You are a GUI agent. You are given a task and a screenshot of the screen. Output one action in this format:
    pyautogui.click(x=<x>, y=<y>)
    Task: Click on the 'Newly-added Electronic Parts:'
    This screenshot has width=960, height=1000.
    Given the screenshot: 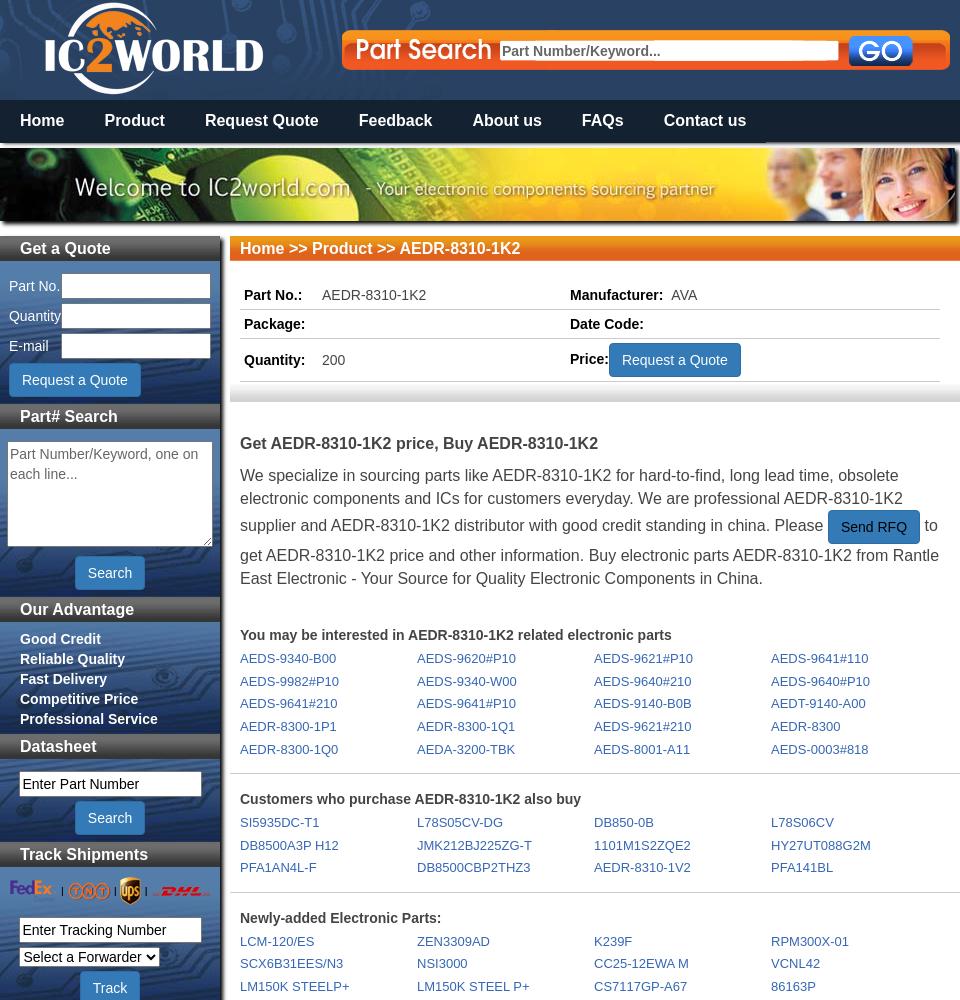 What is the action you would take?
    pyautogui.click(x=340, y=917)
    